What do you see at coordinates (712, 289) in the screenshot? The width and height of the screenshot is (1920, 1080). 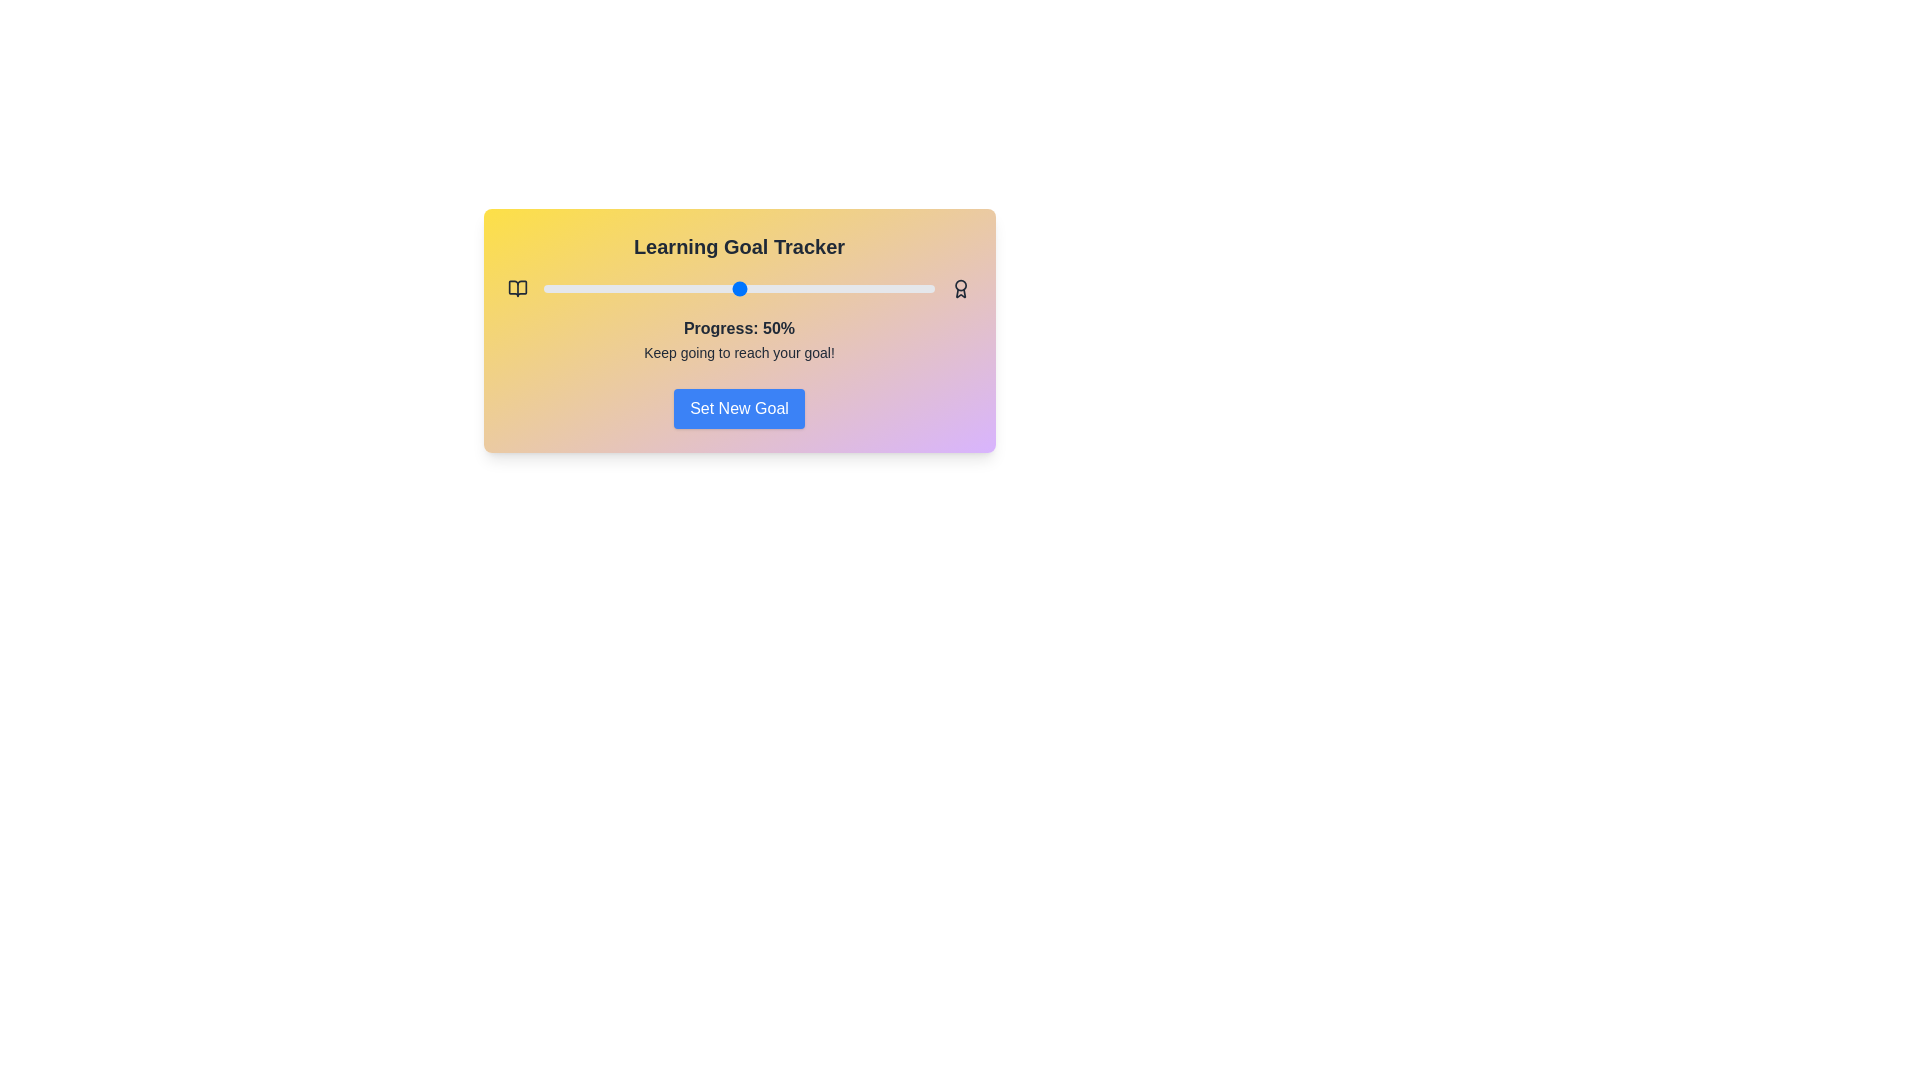 I see `the progress slider to 43%` at bounding box center [712, 289].